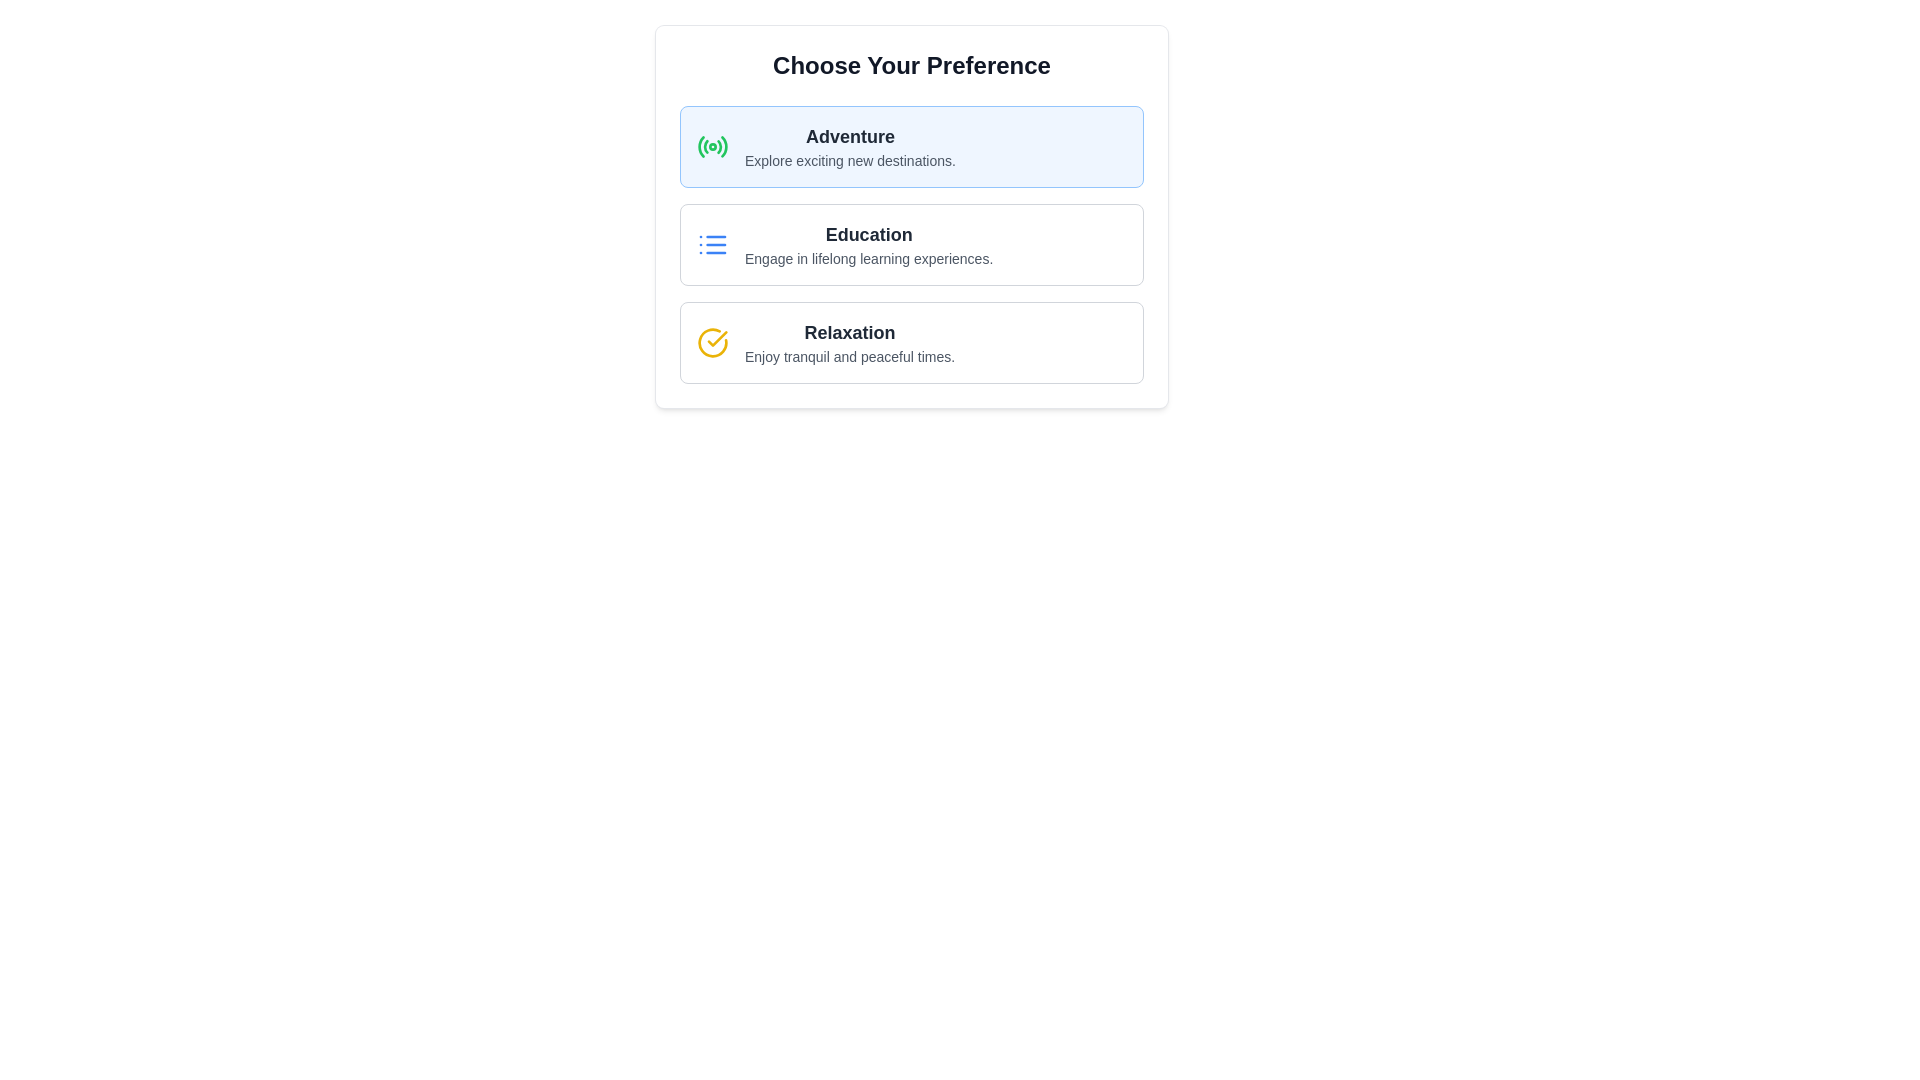  I want to click on the Selectable Menu Card for the theme 'Education', so click(911, 244).